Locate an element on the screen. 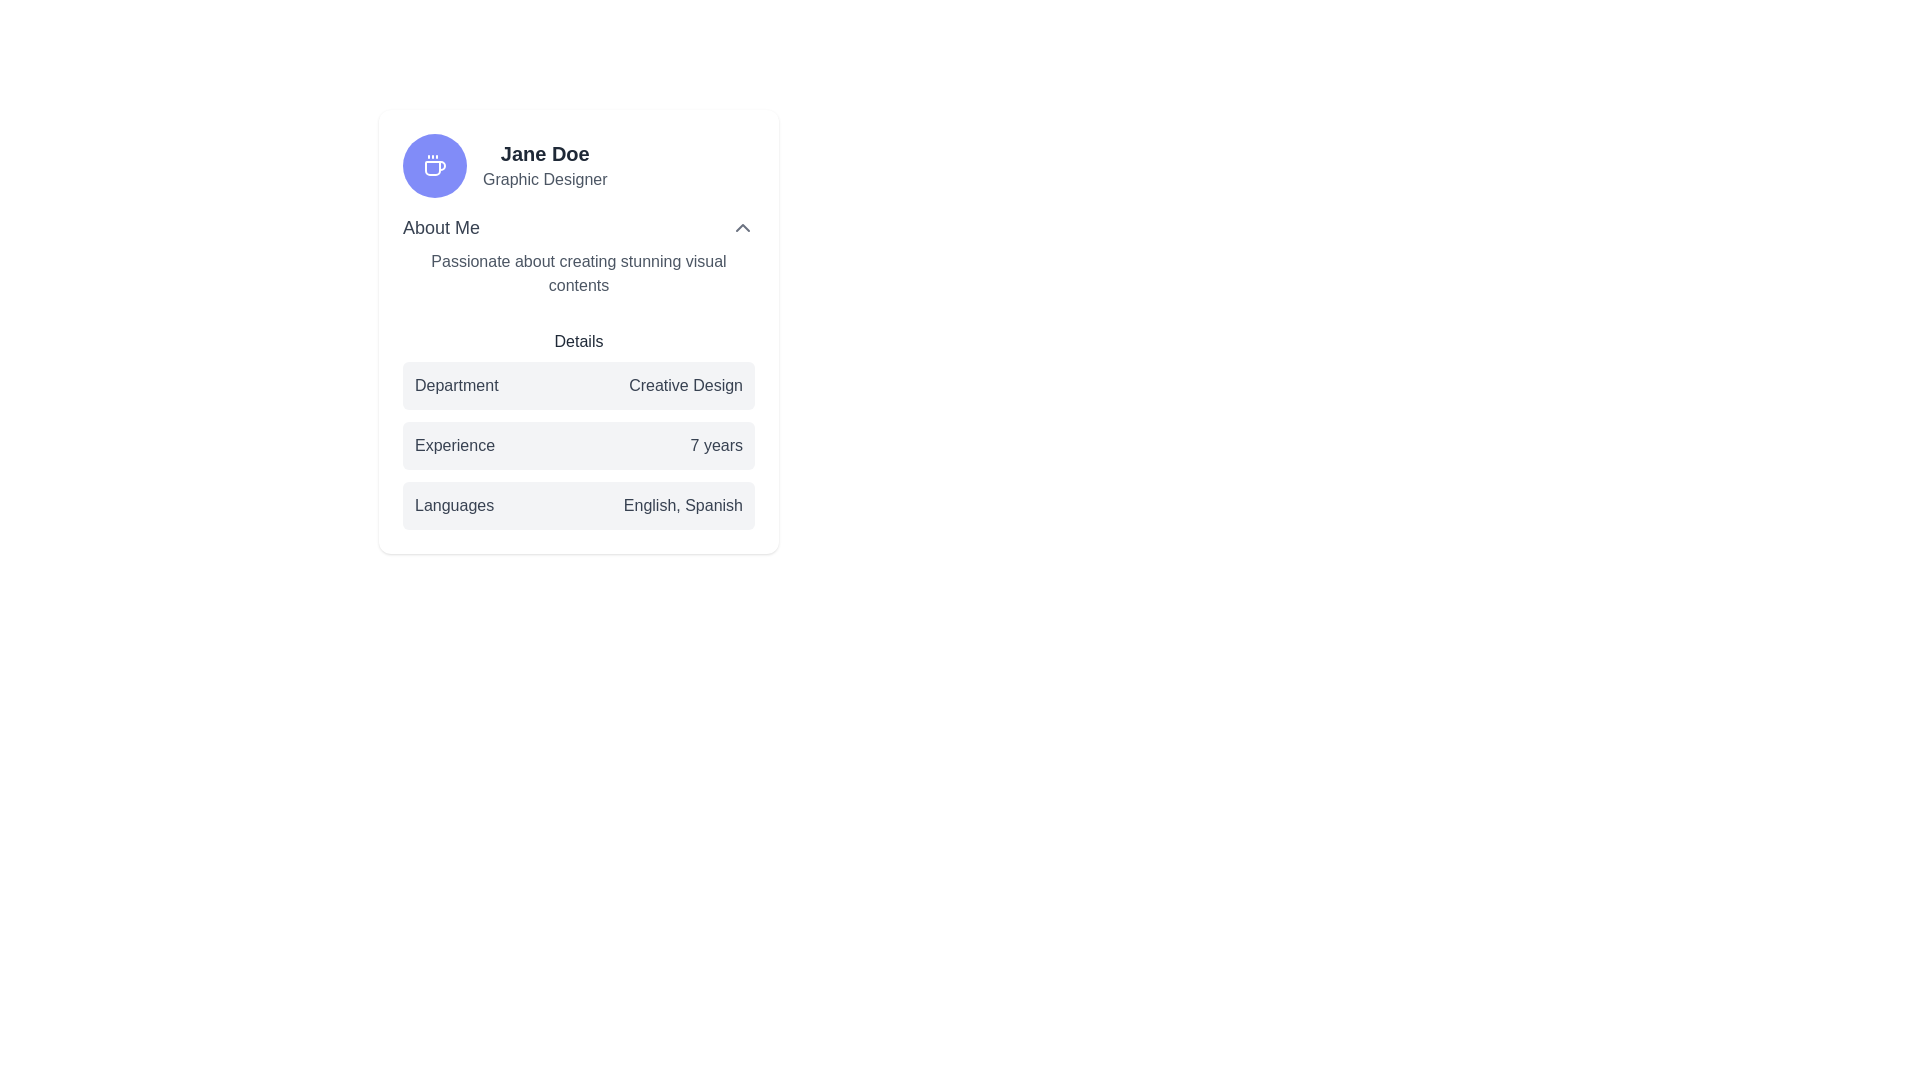  the text label indicating 'Languages' is located at coordinates (453, 504).